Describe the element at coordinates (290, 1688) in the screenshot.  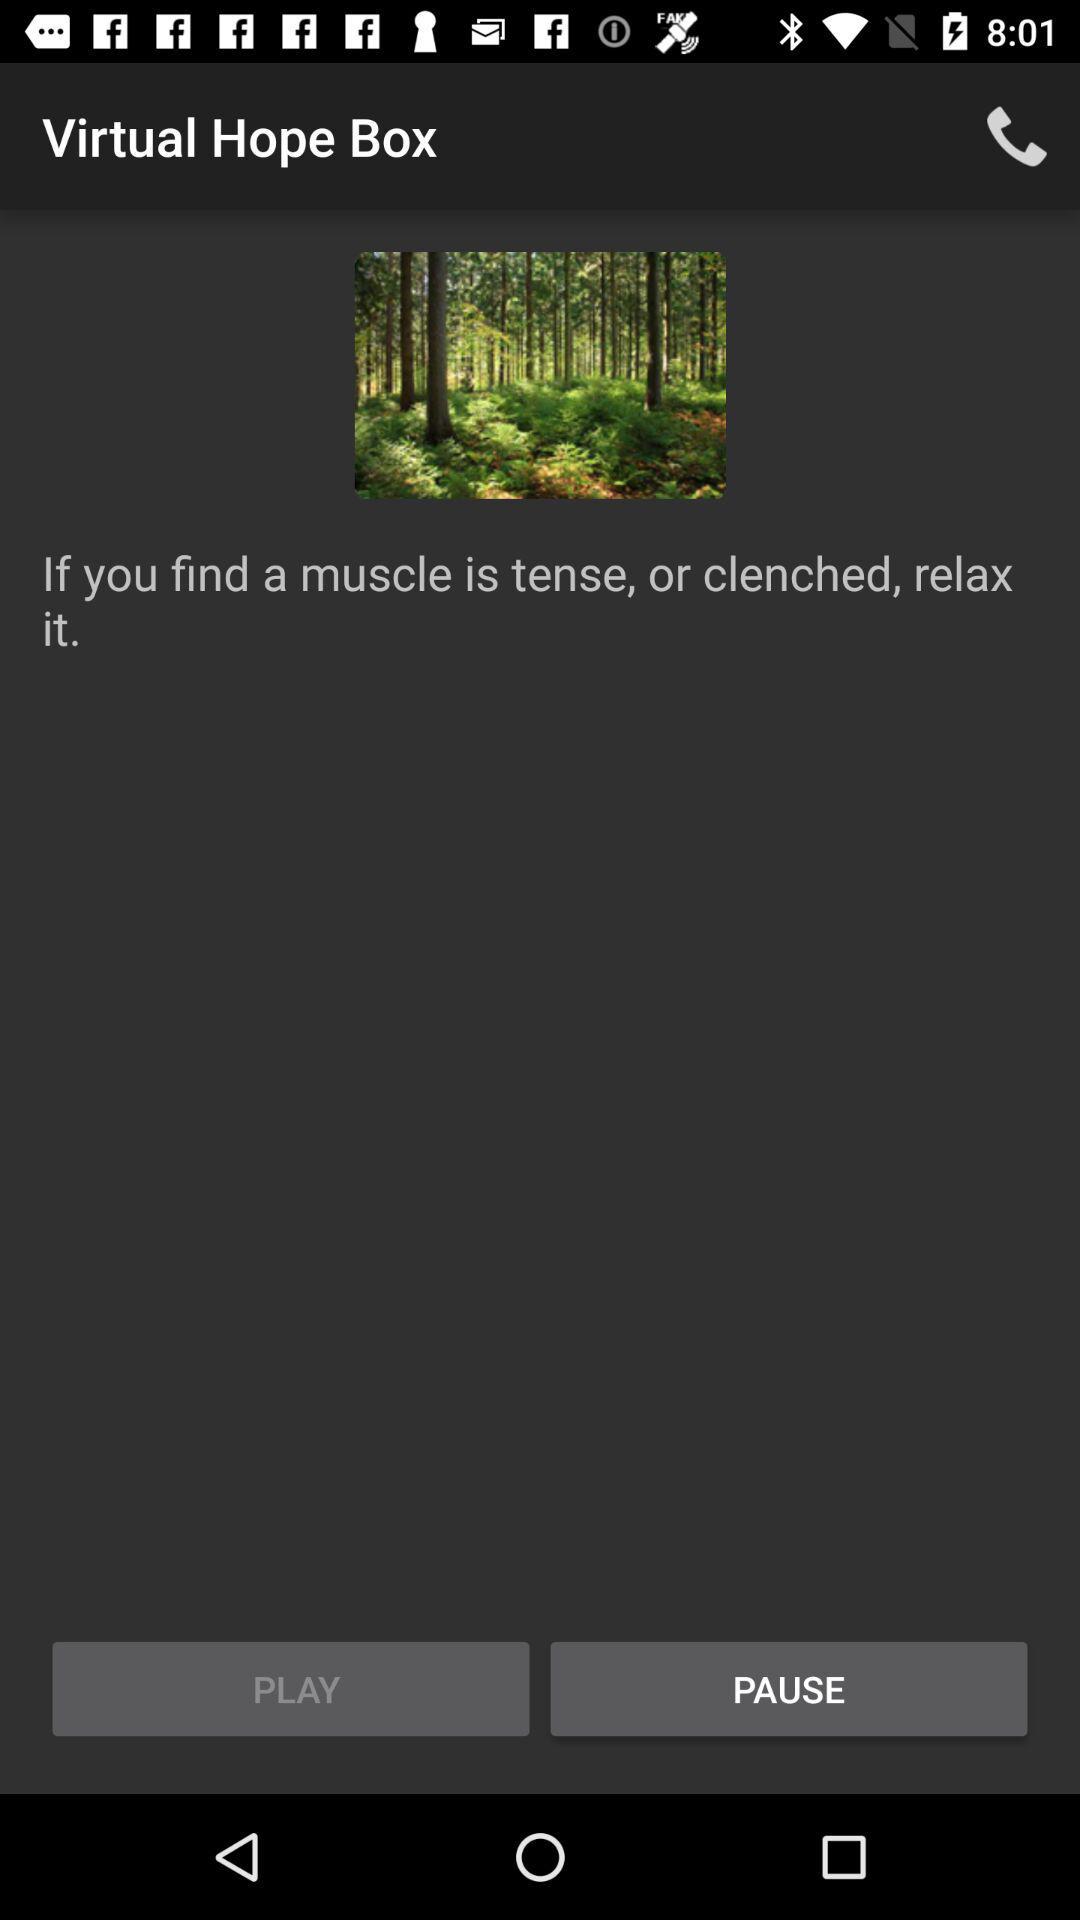
I see `play at the bottom left corner` at that location.